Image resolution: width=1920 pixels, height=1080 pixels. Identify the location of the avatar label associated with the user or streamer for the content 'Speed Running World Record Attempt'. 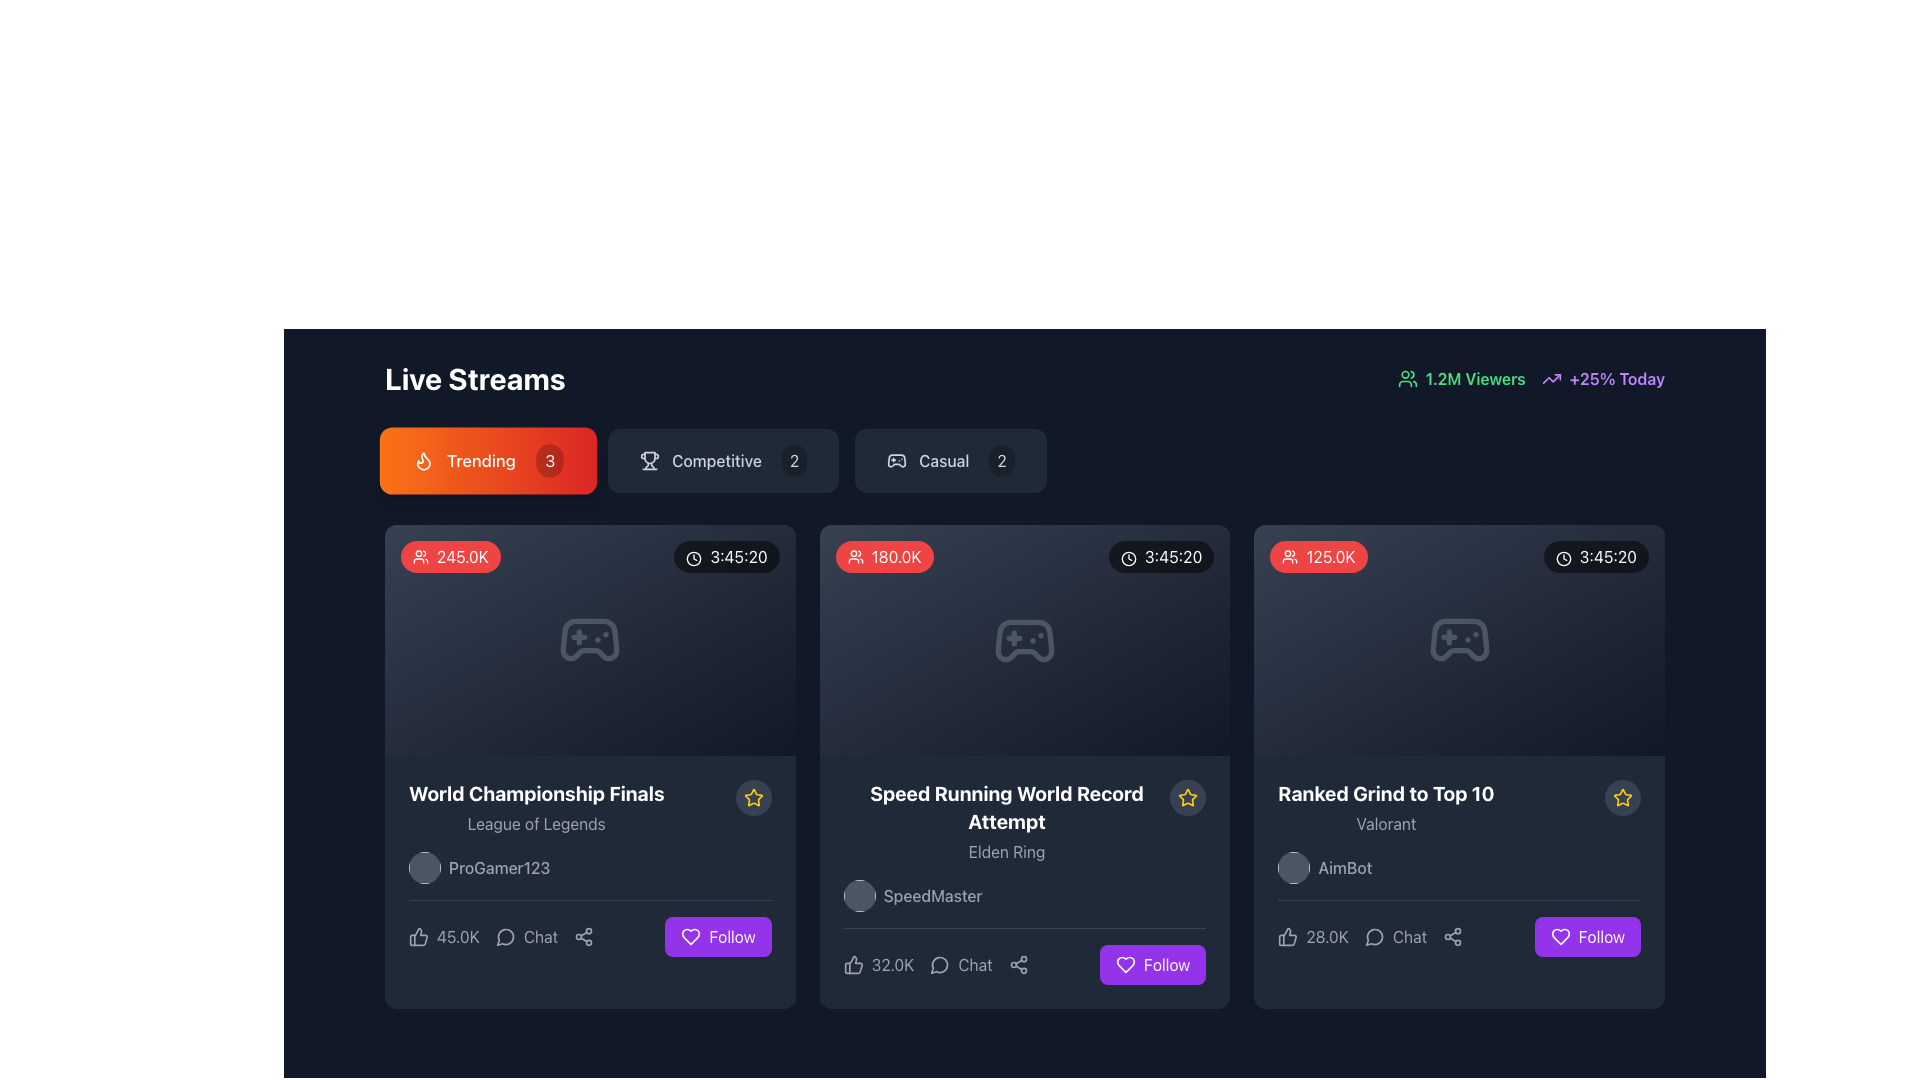
(912, 894).